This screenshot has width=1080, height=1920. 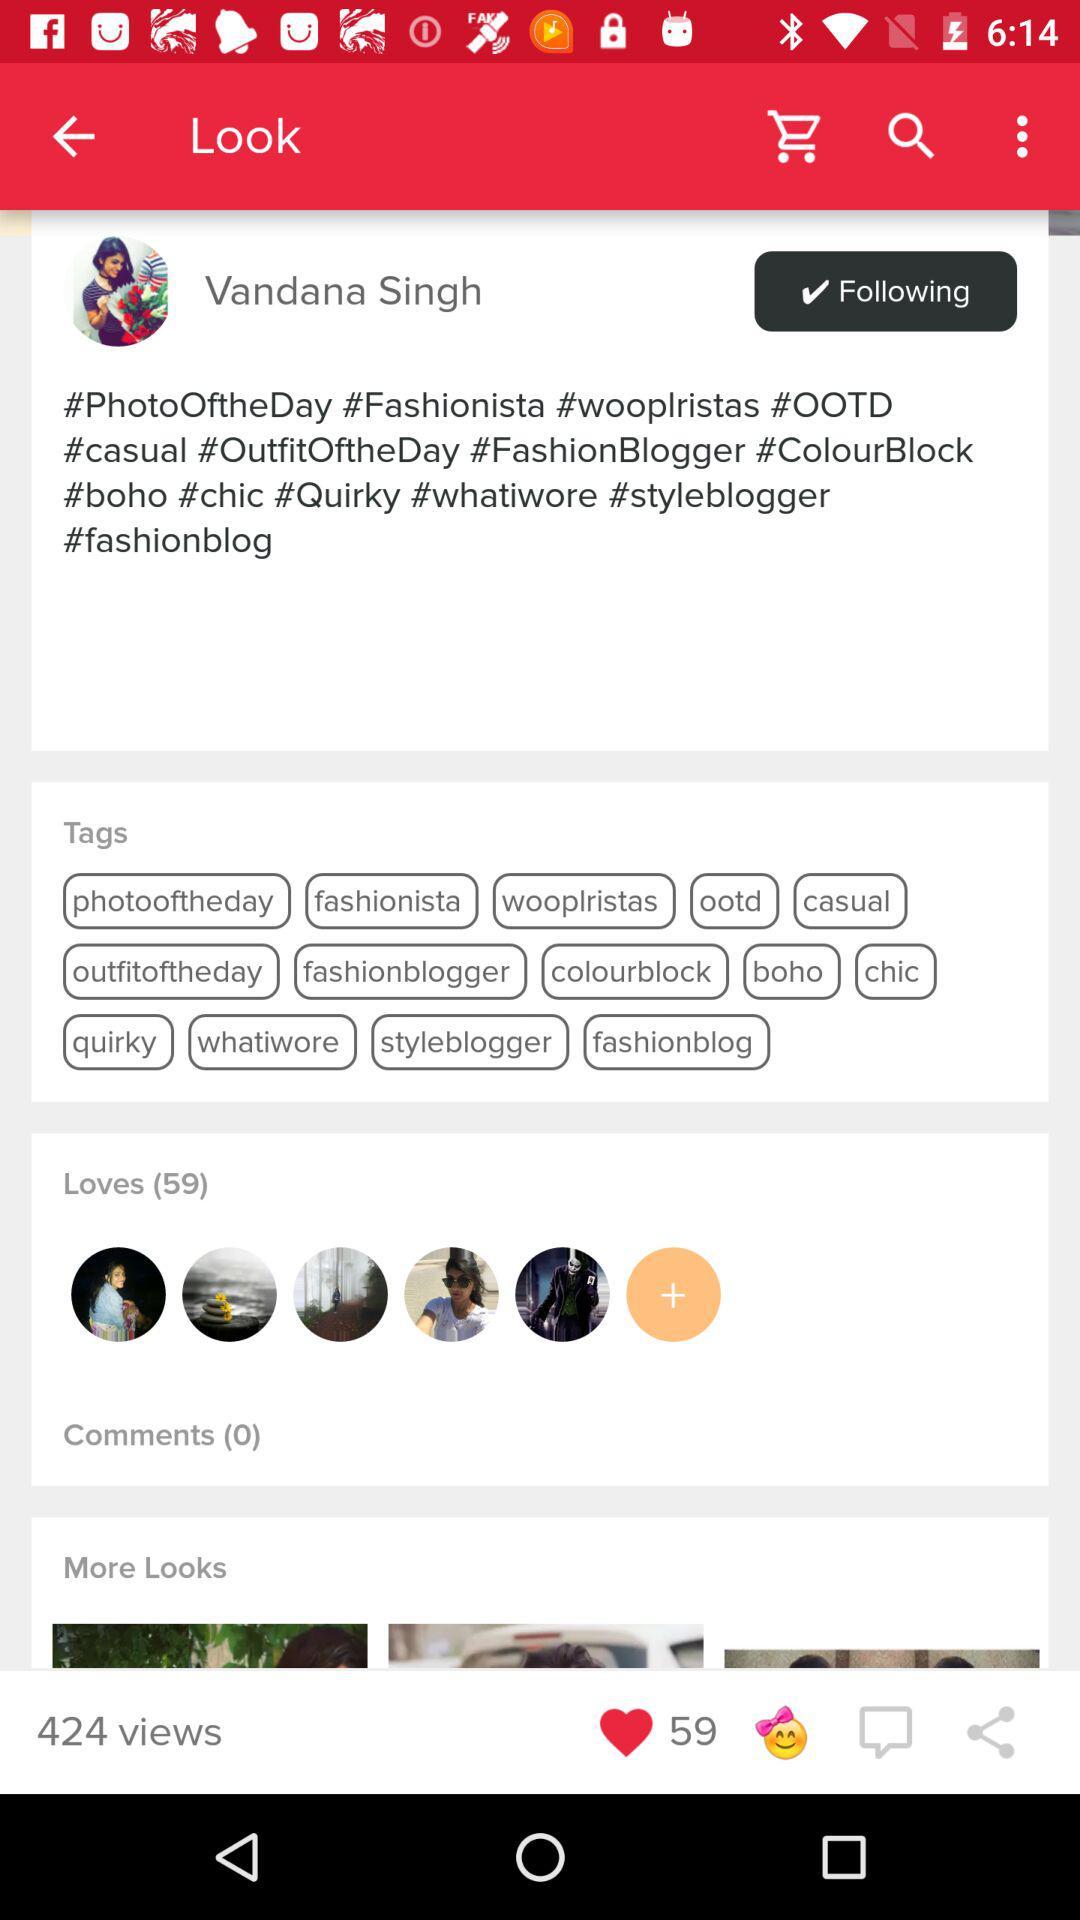 What do you see at coordinates (779, 1731) in the screenshot?
I see `the emoji icon` at bounding box center [779, 1731].